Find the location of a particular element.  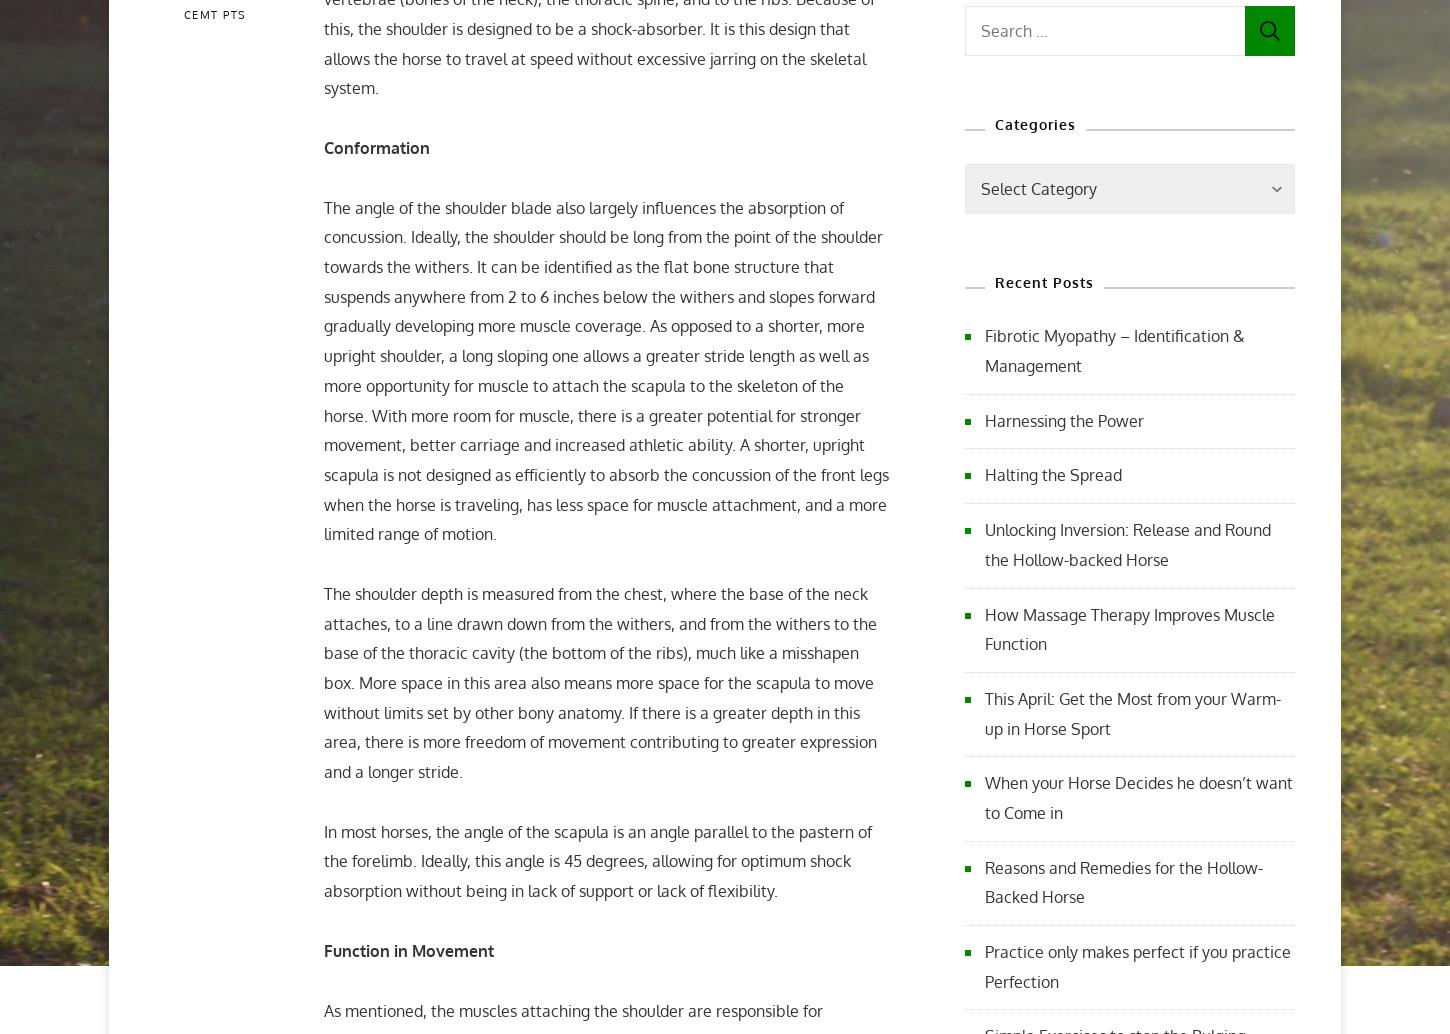

'In most horses, the angle of the scapula is an angle parallel to the pastern of the forelimb. Ideally, this angle is 45 degrees, allowing for optimum shock absorption without being in lack of support or lack of flexibility.' is located at coordinates (597, 860).